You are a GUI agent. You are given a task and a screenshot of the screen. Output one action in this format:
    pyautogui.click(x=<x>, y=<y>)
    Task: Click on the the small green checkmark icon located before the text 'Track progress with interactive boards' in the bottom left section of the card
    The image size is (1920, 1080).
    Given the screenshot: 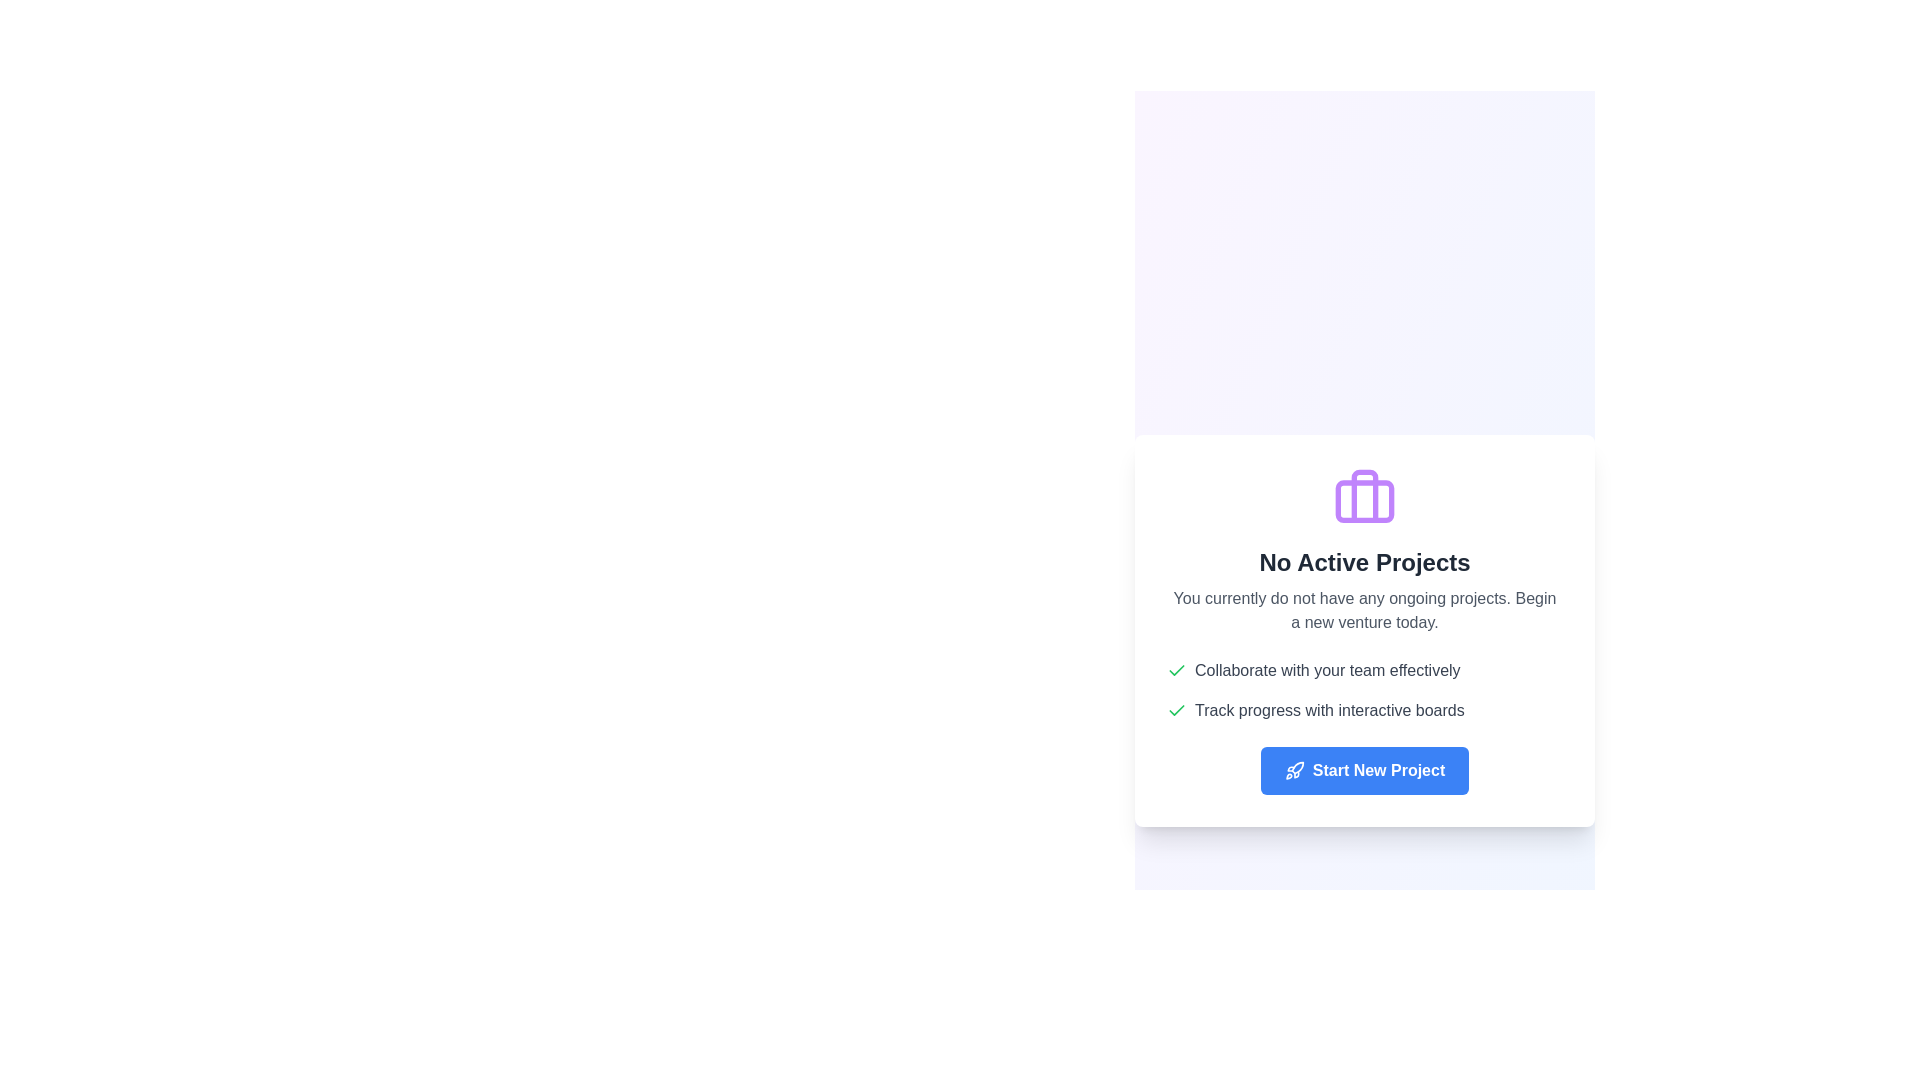 What is the action you would take?
    pyautogui.click(x=1176, y=709)
    